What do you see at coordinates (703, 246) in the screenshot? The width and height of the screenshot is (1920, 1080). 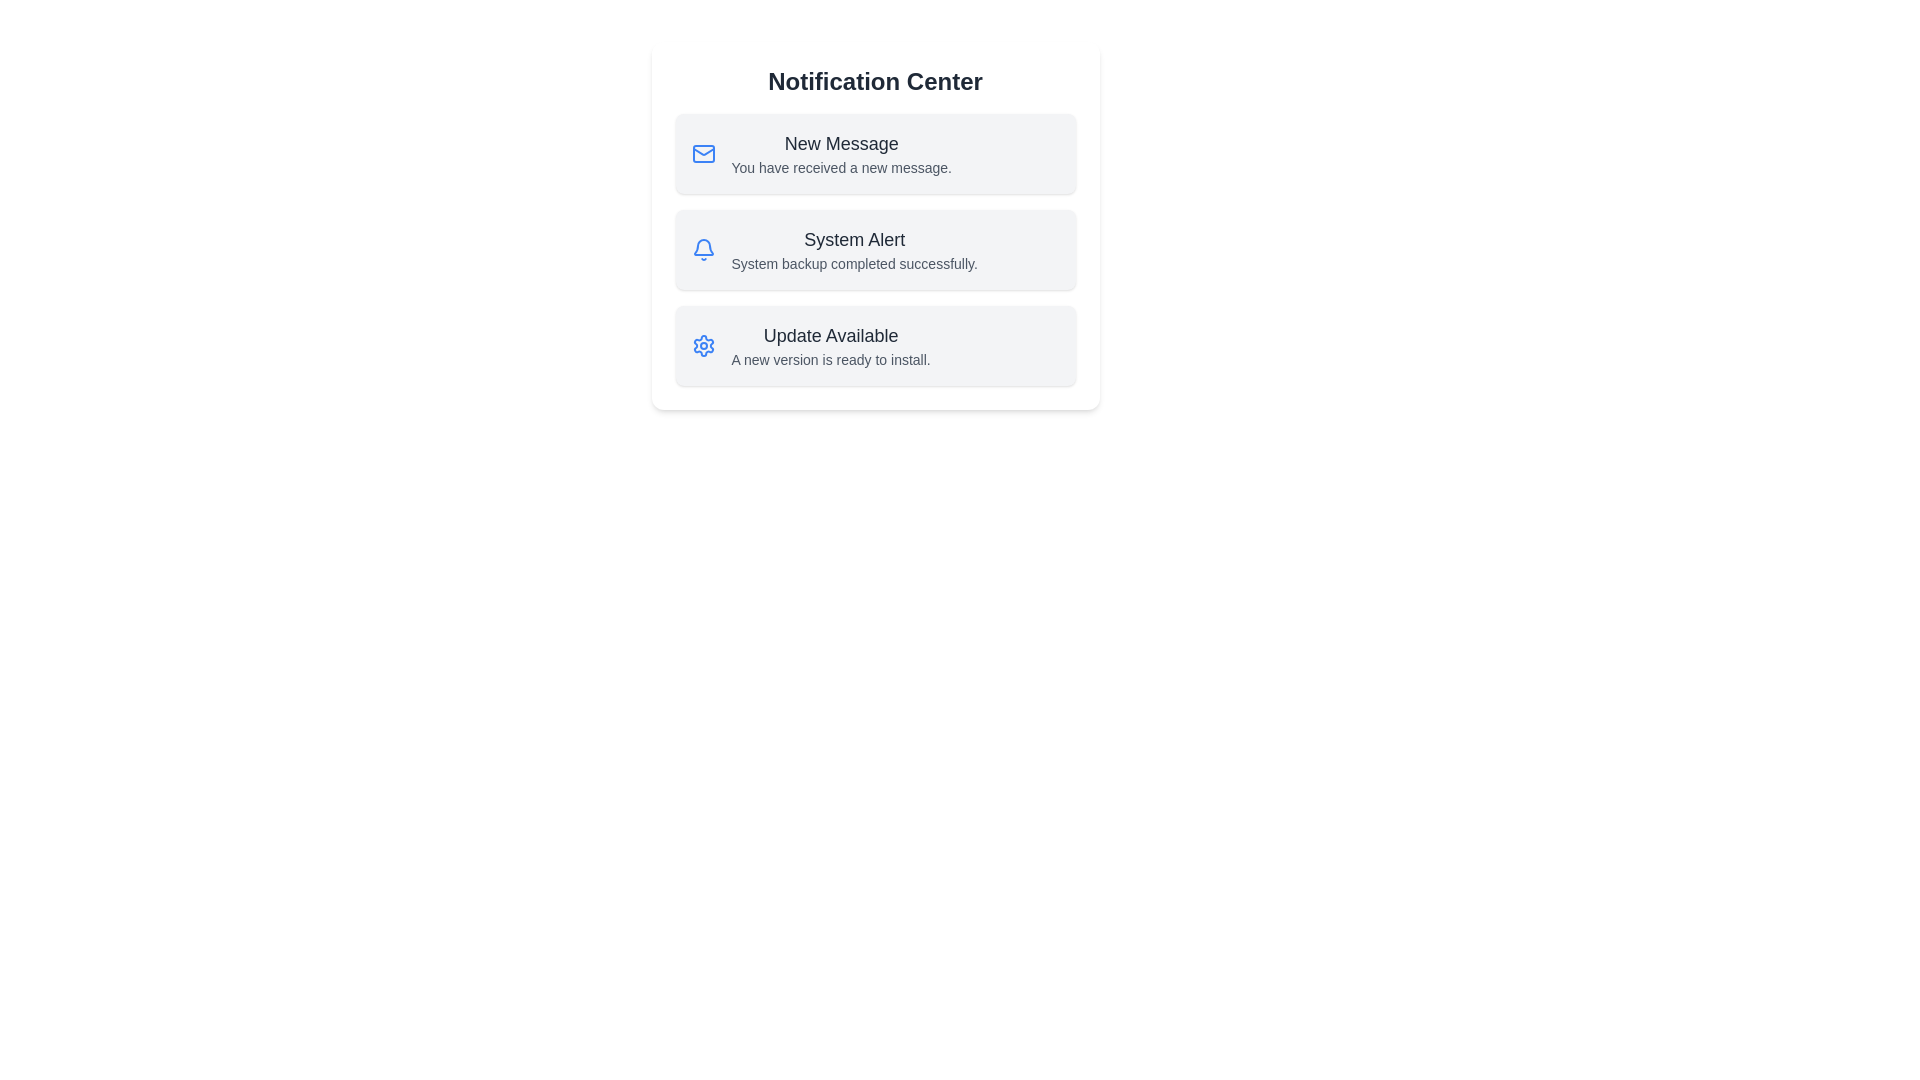 I see `the notification bell icon, which is a curved shape resembling a bell, outlined in a neutral or dark color, centrally located within the notification interface` at bounding box center [703, 246].